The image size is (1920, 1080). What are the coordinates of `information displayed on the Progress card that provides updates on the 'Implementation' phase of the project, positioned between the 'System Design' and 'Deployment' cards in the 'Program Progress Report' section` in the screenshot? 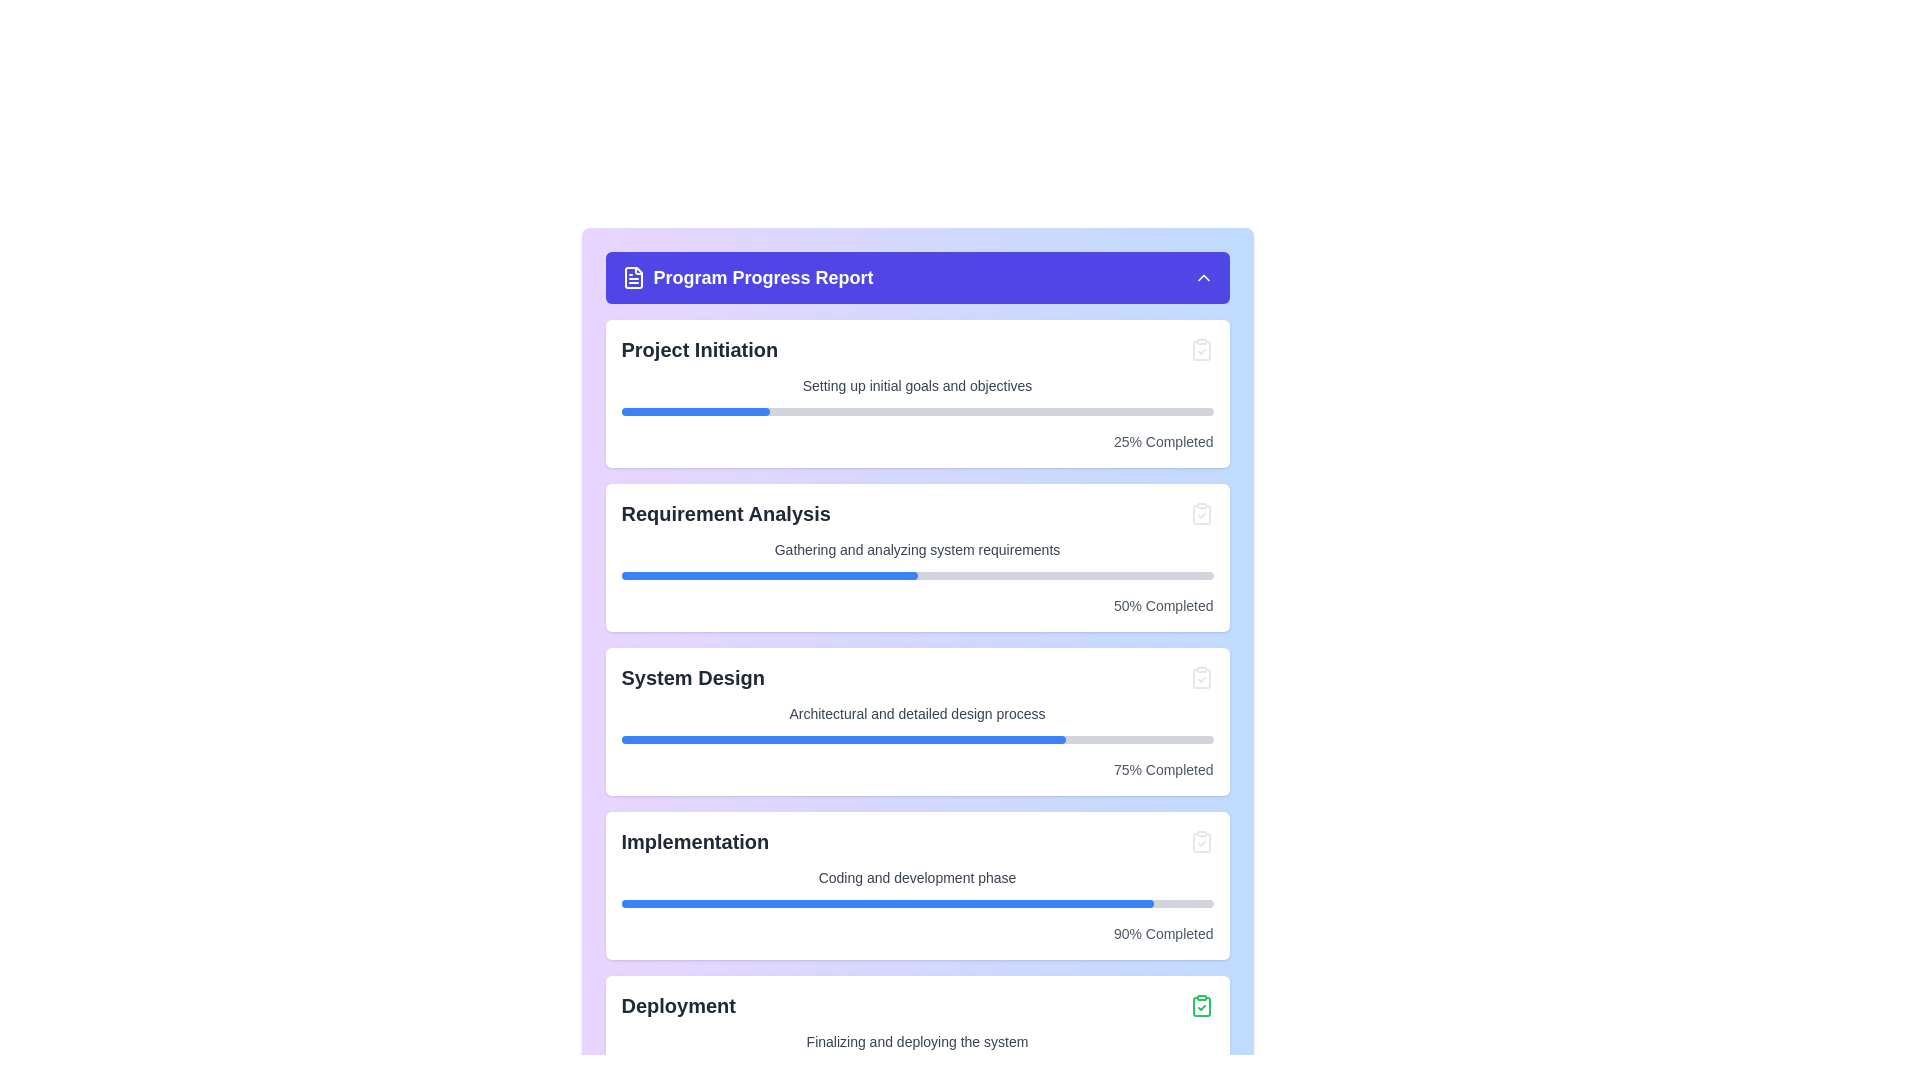 It's located at (916, 885).